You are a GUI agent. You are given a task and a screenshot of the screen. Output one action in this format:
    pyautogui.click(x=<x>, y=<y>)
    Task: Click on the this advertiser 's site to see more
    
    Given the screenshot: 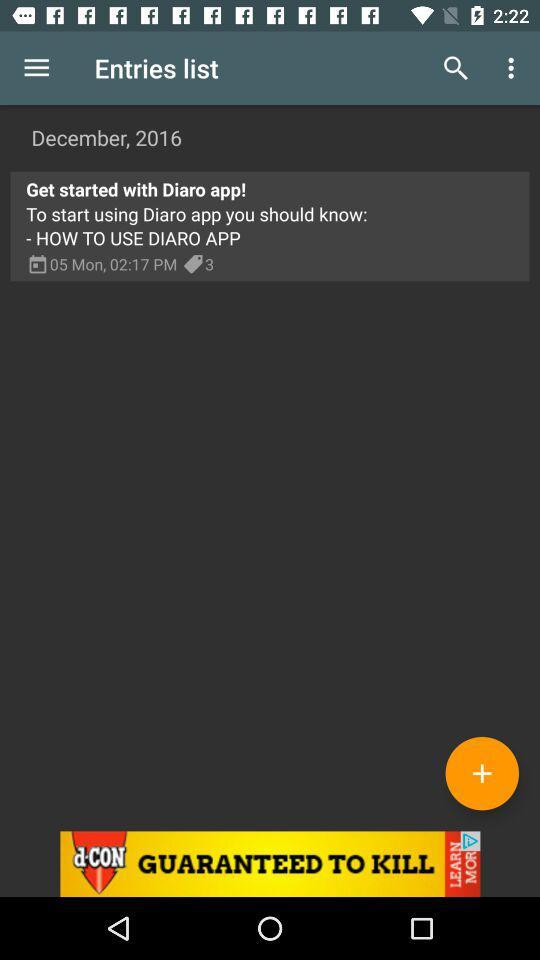 What is the action you would take?
    pyautogui.click(x=270, y=863)
    